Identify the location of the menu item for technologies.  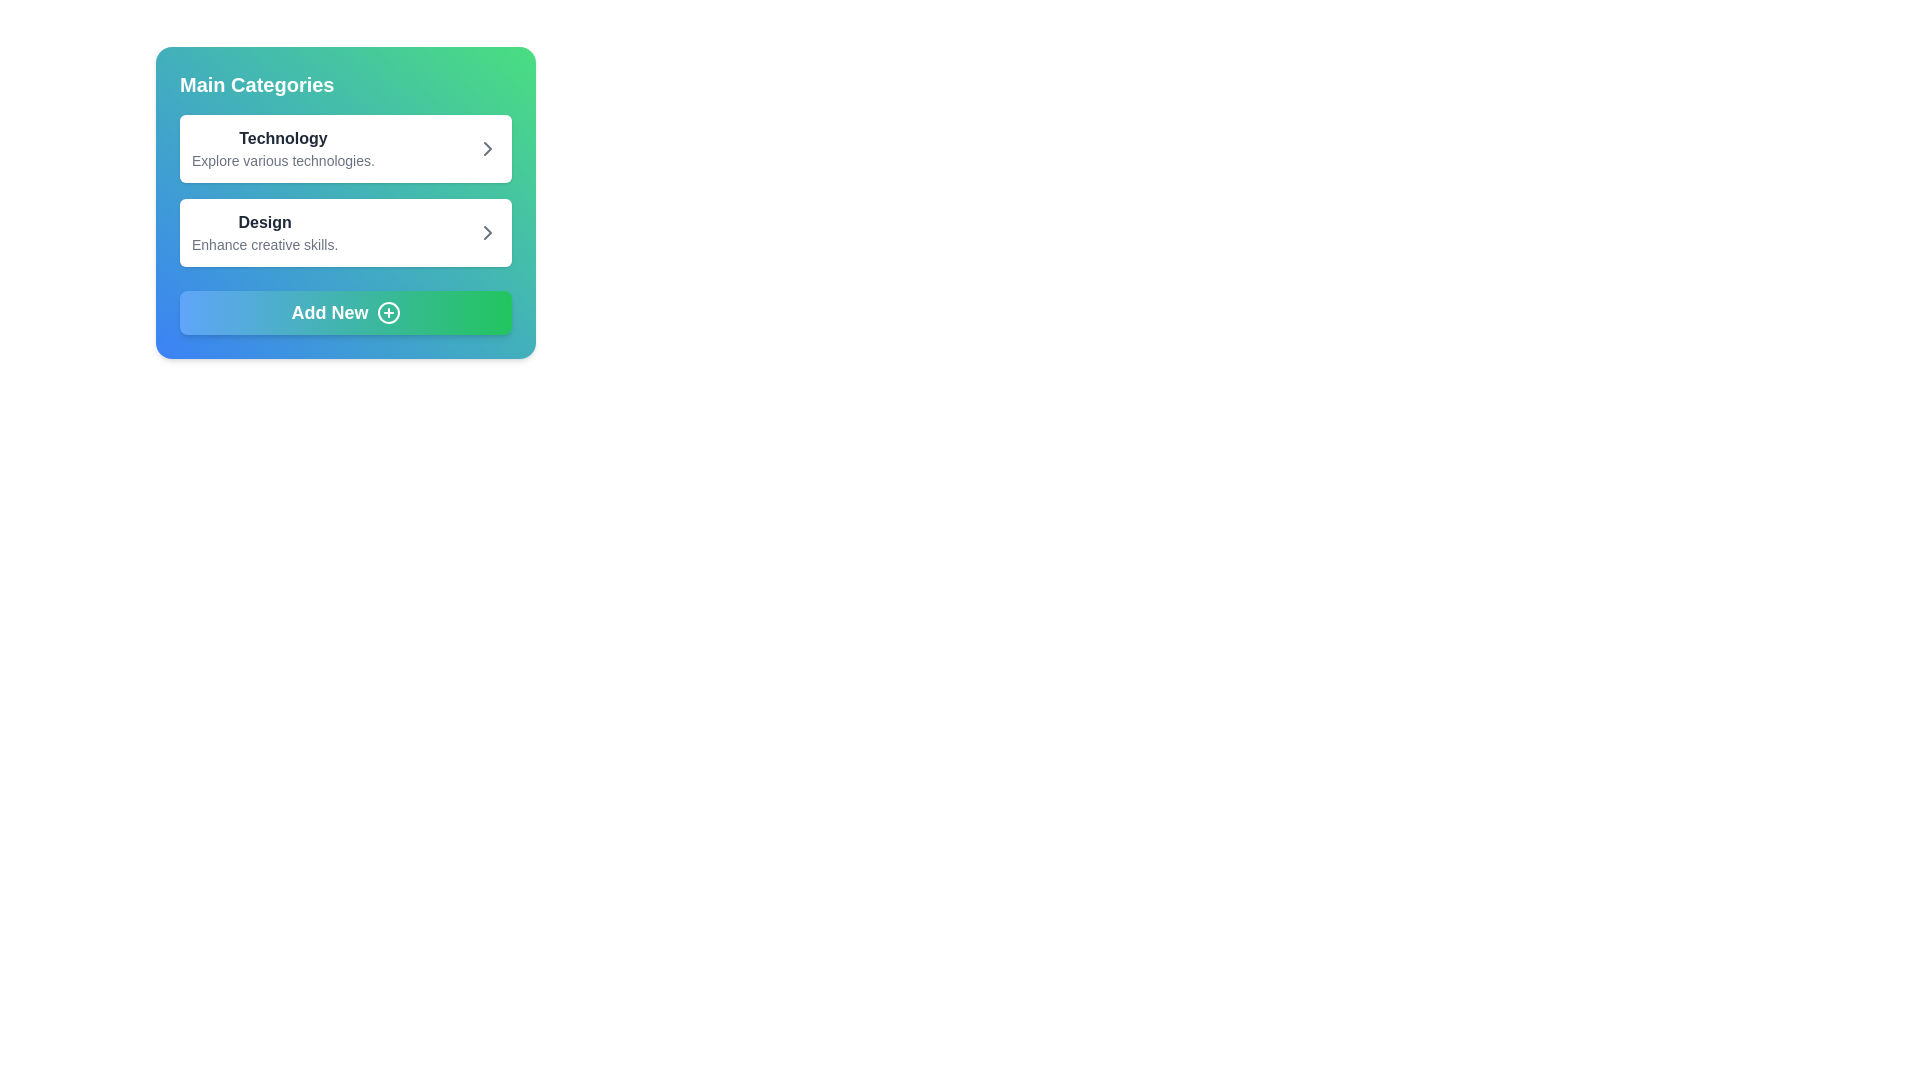
(345, 148).